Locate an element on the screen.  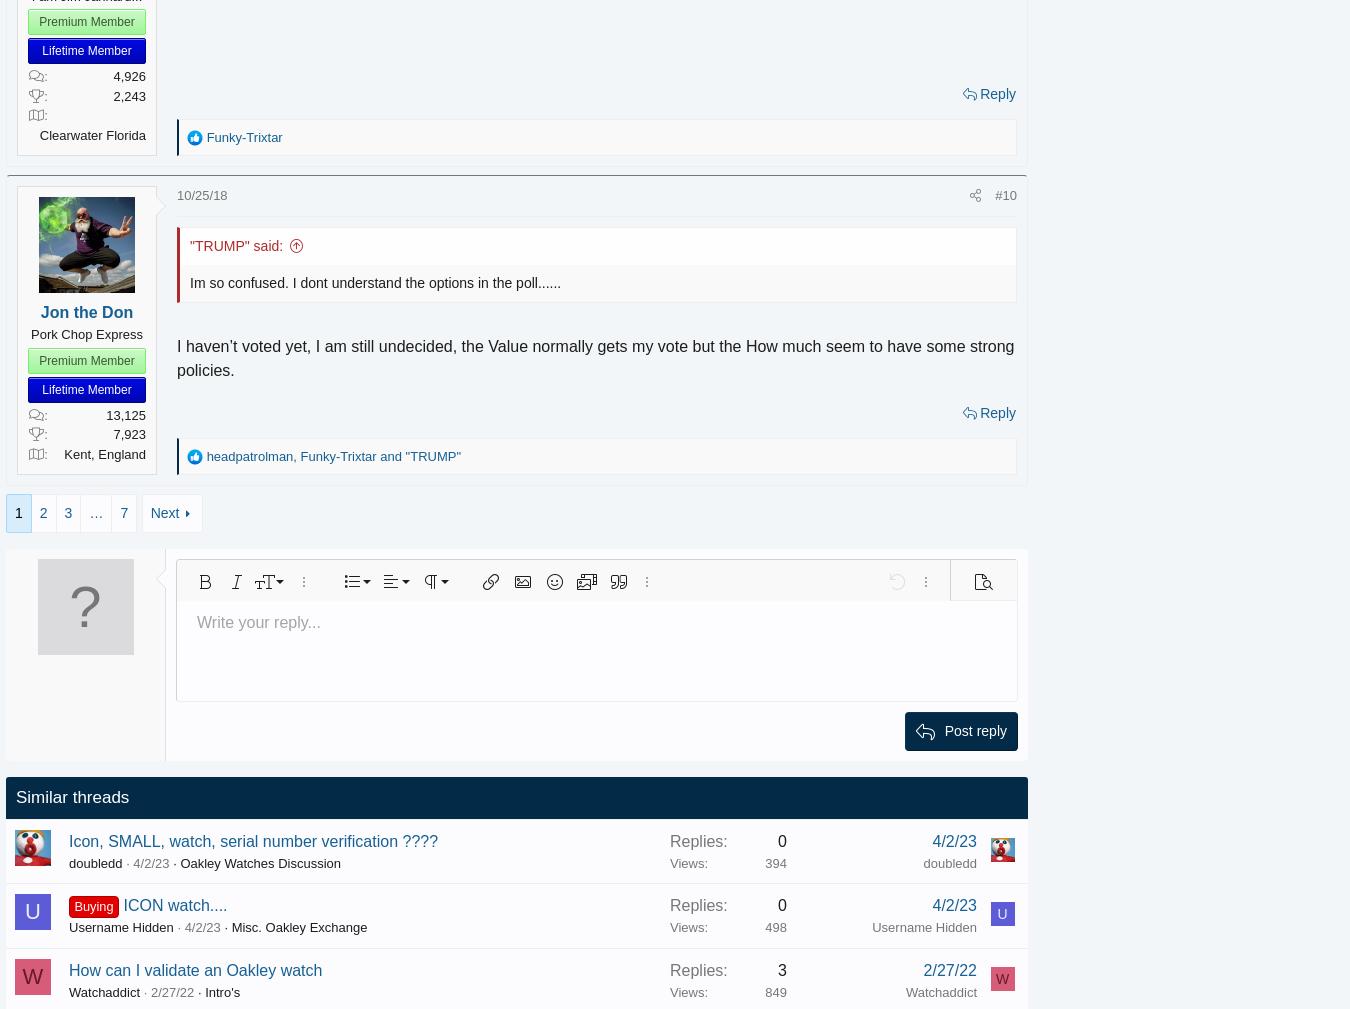
'Post reply' is located at coordinates (943, 731).